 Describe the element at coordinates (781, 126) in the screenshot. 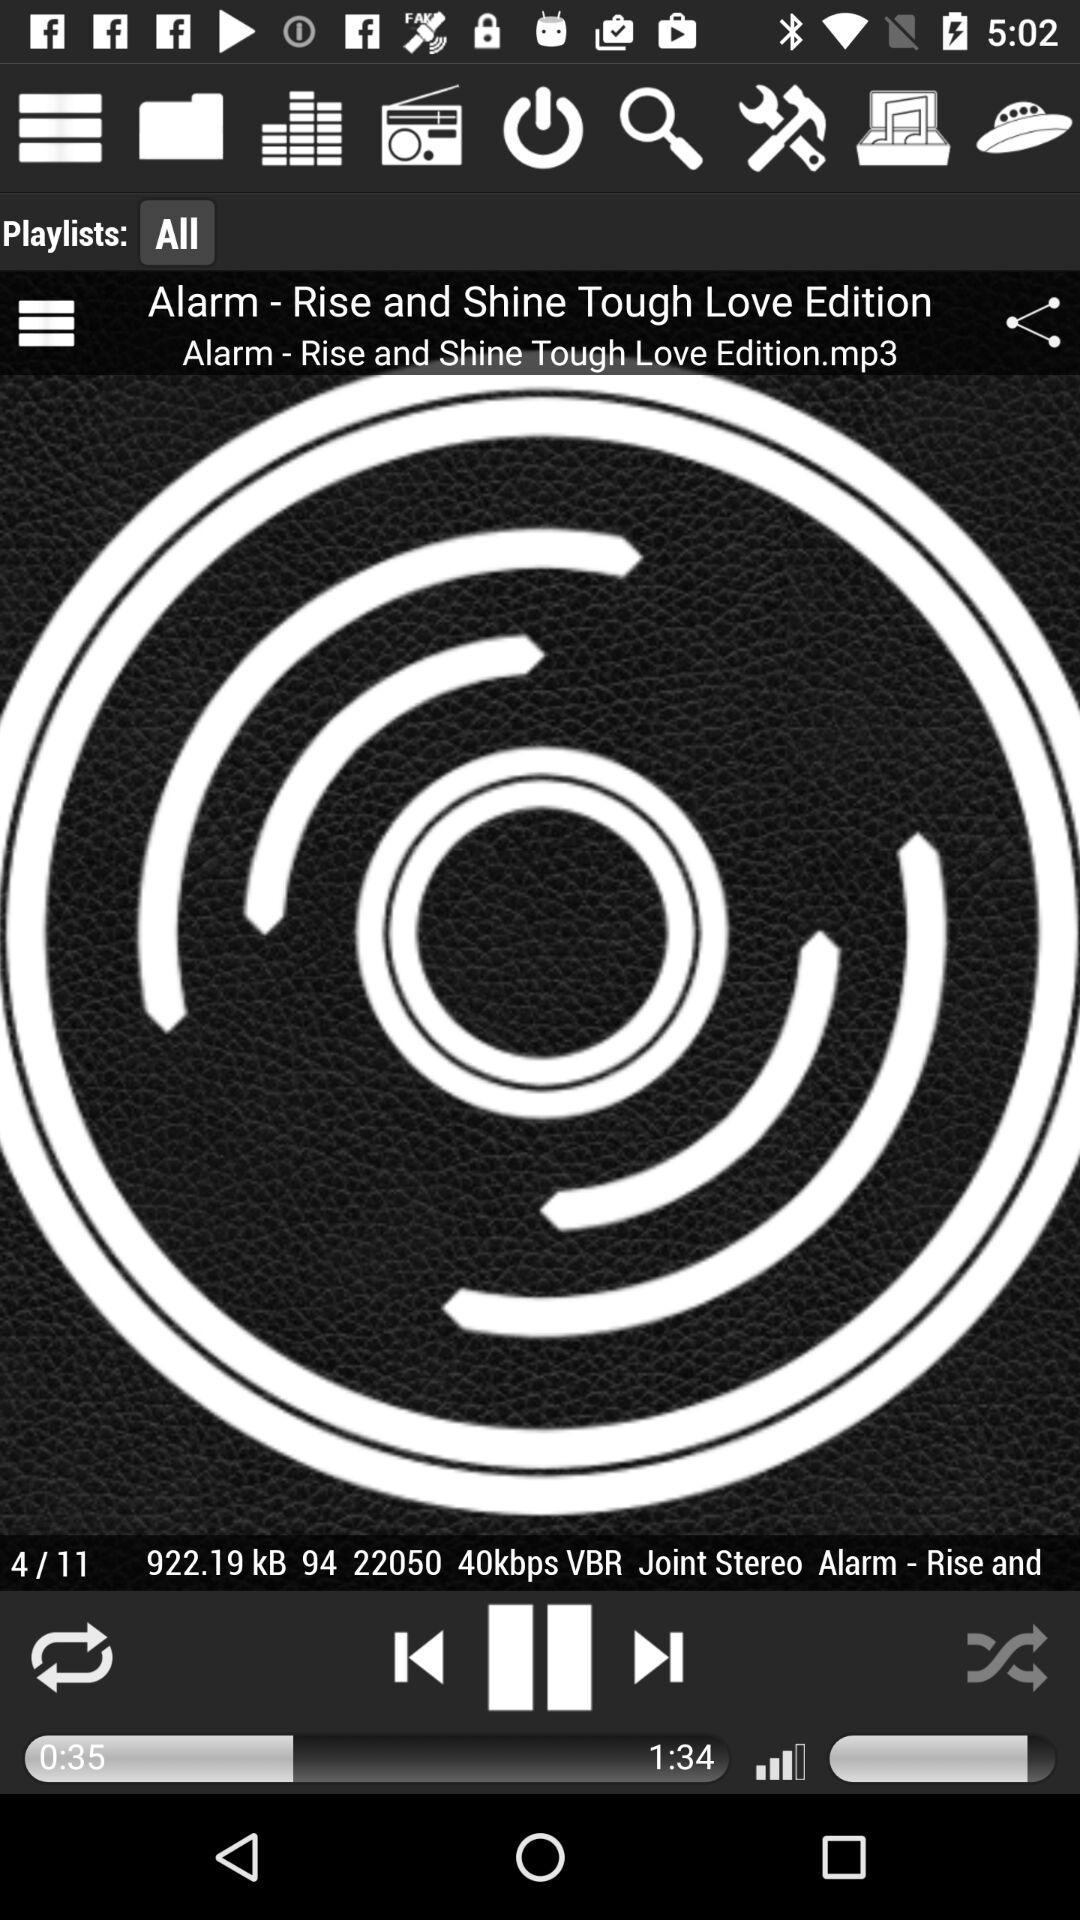

I see `the build icon` at that location.